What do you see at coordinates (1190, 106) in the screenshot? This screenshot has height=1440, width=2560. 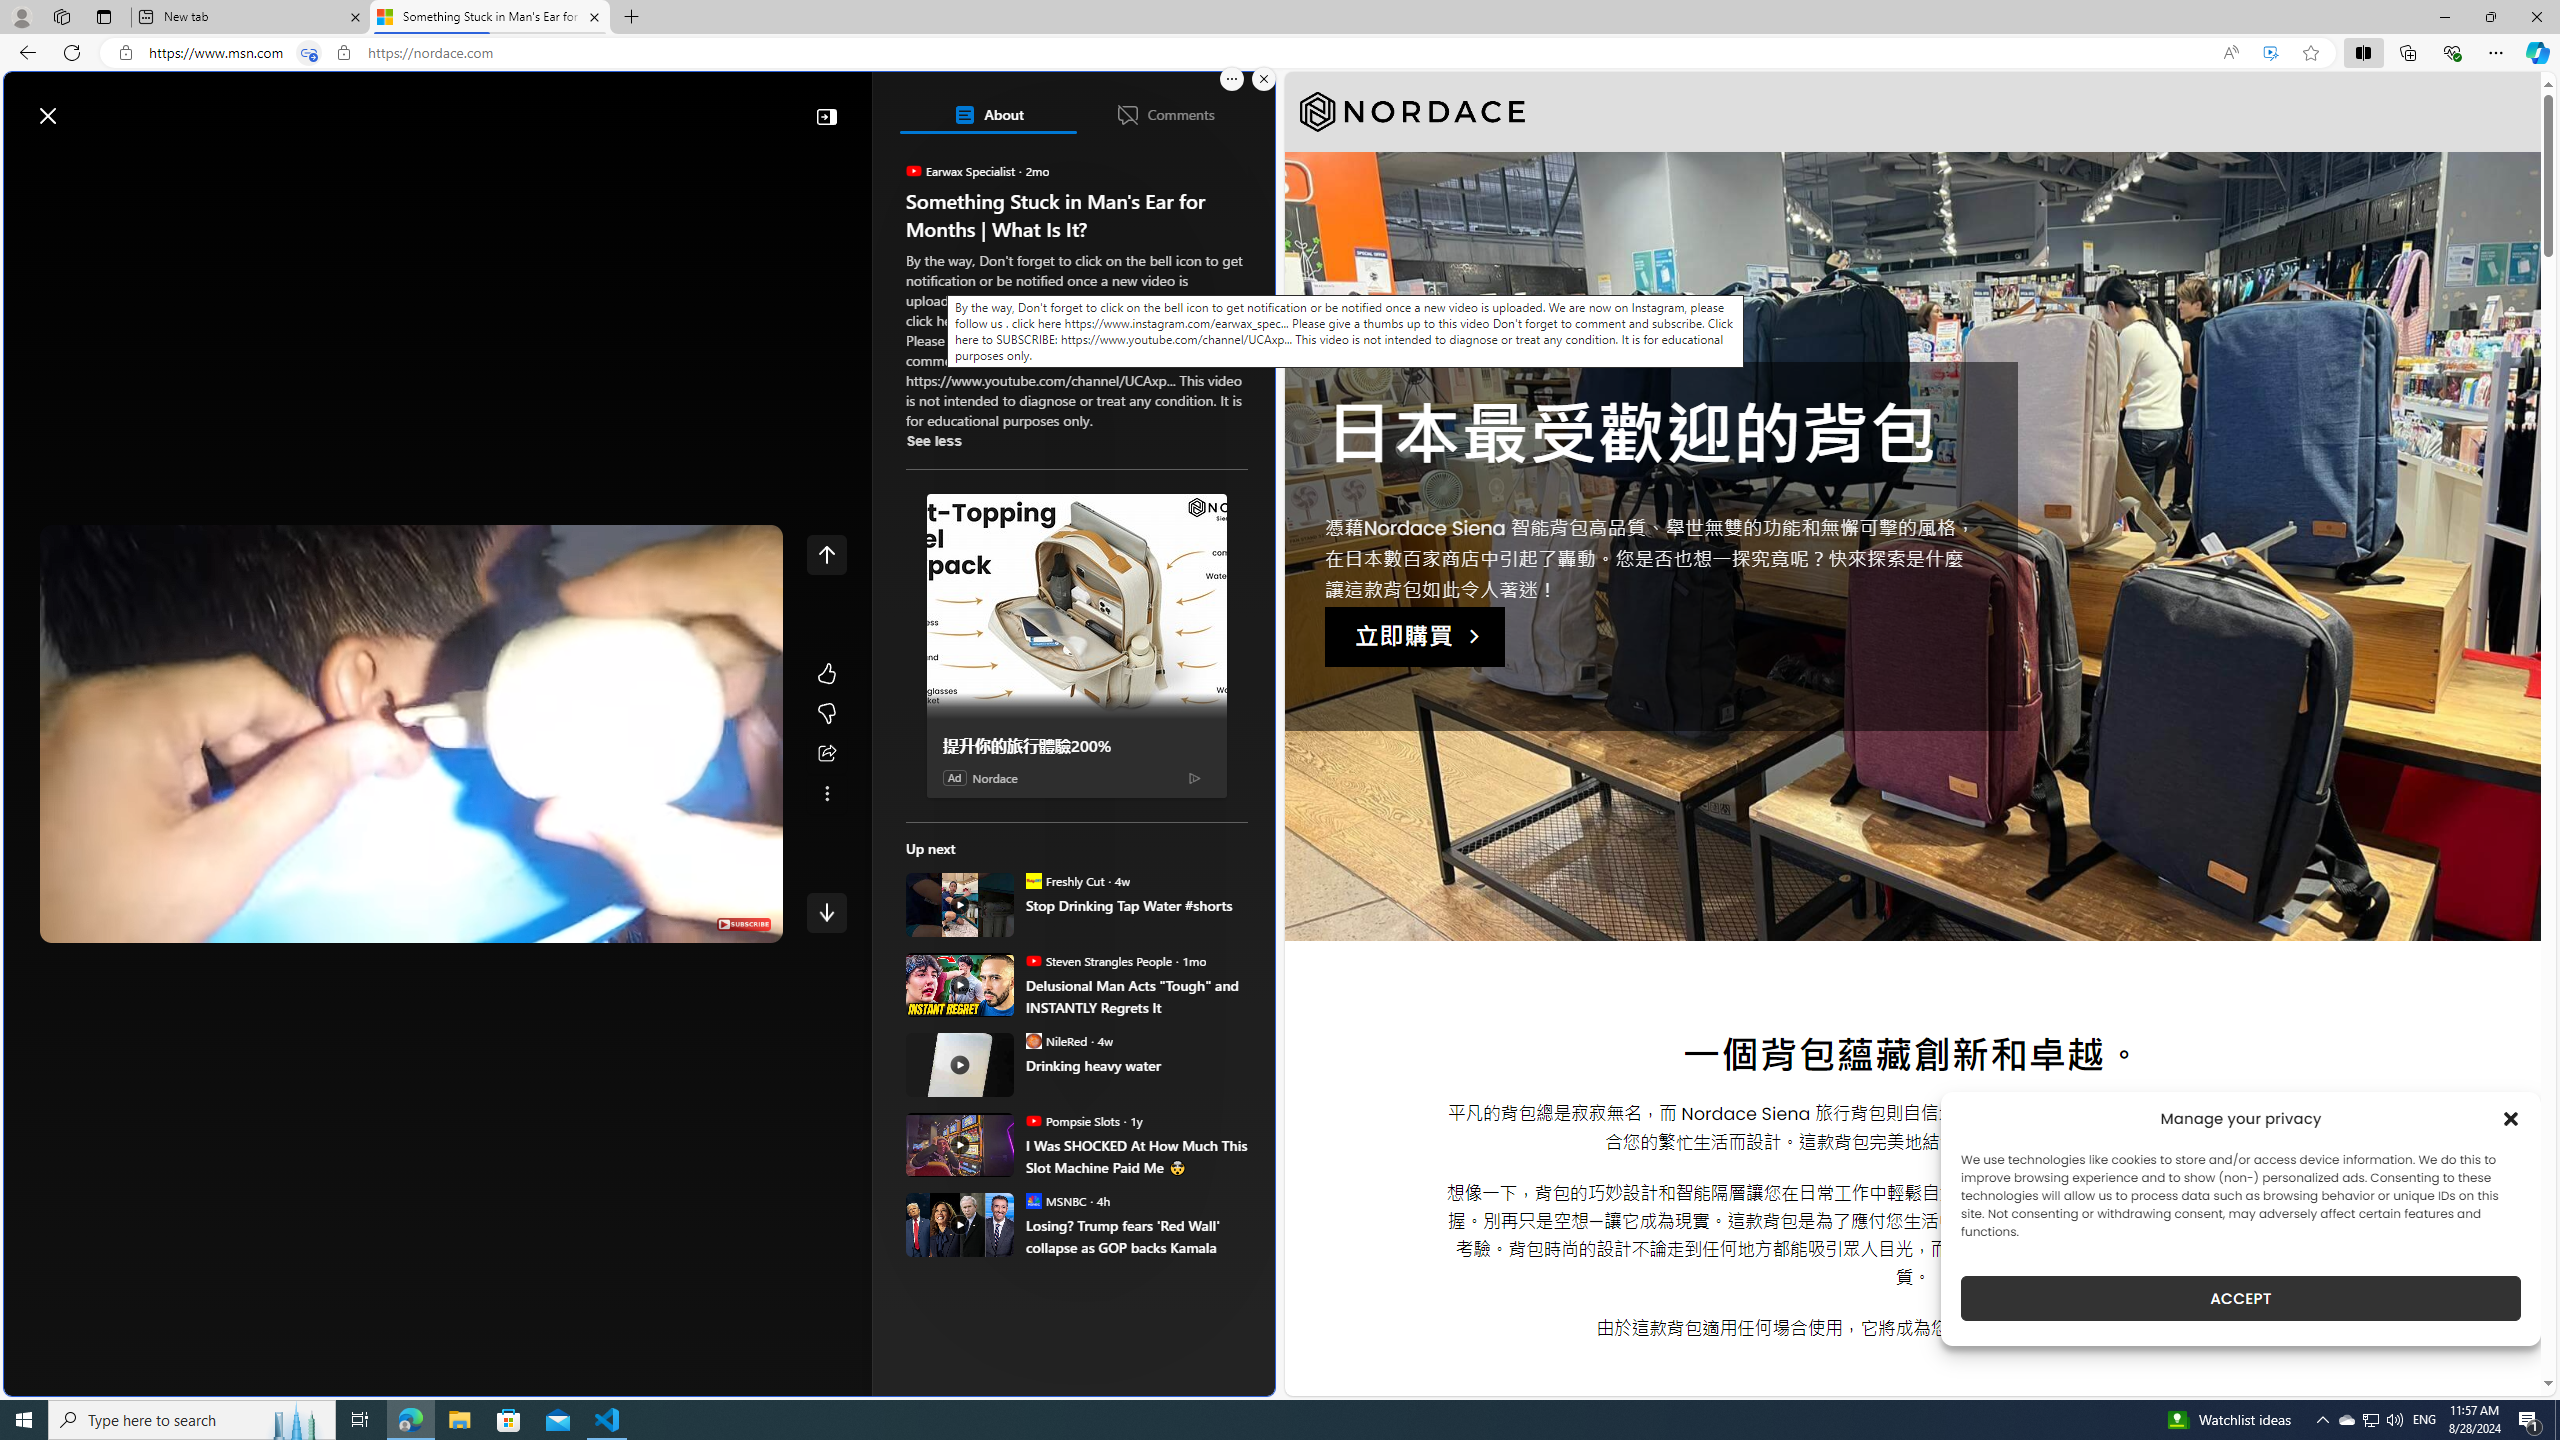 I see `'Notifications'` at bounding box center [1190, 106].